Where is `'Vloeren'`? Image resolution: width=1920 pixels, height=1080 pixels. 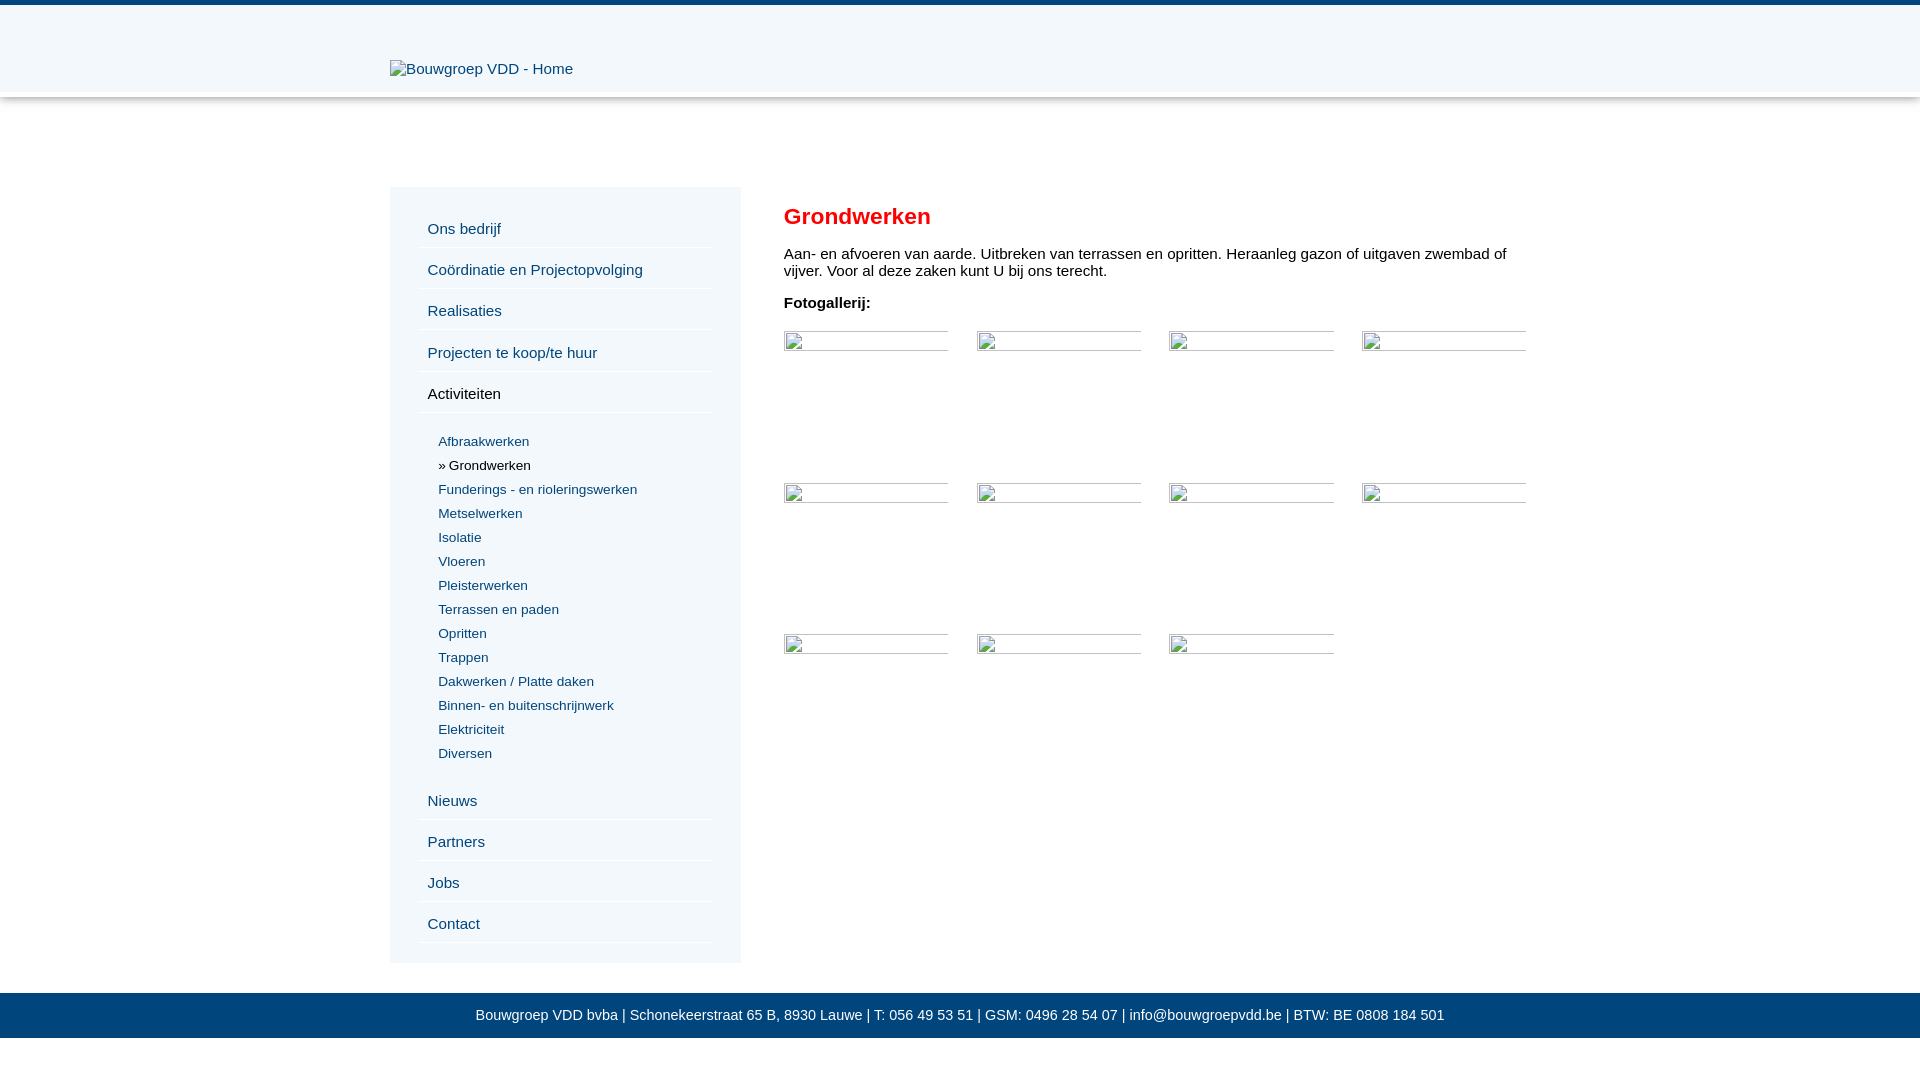
'Vloeren' is located at coordinates (569, 561).